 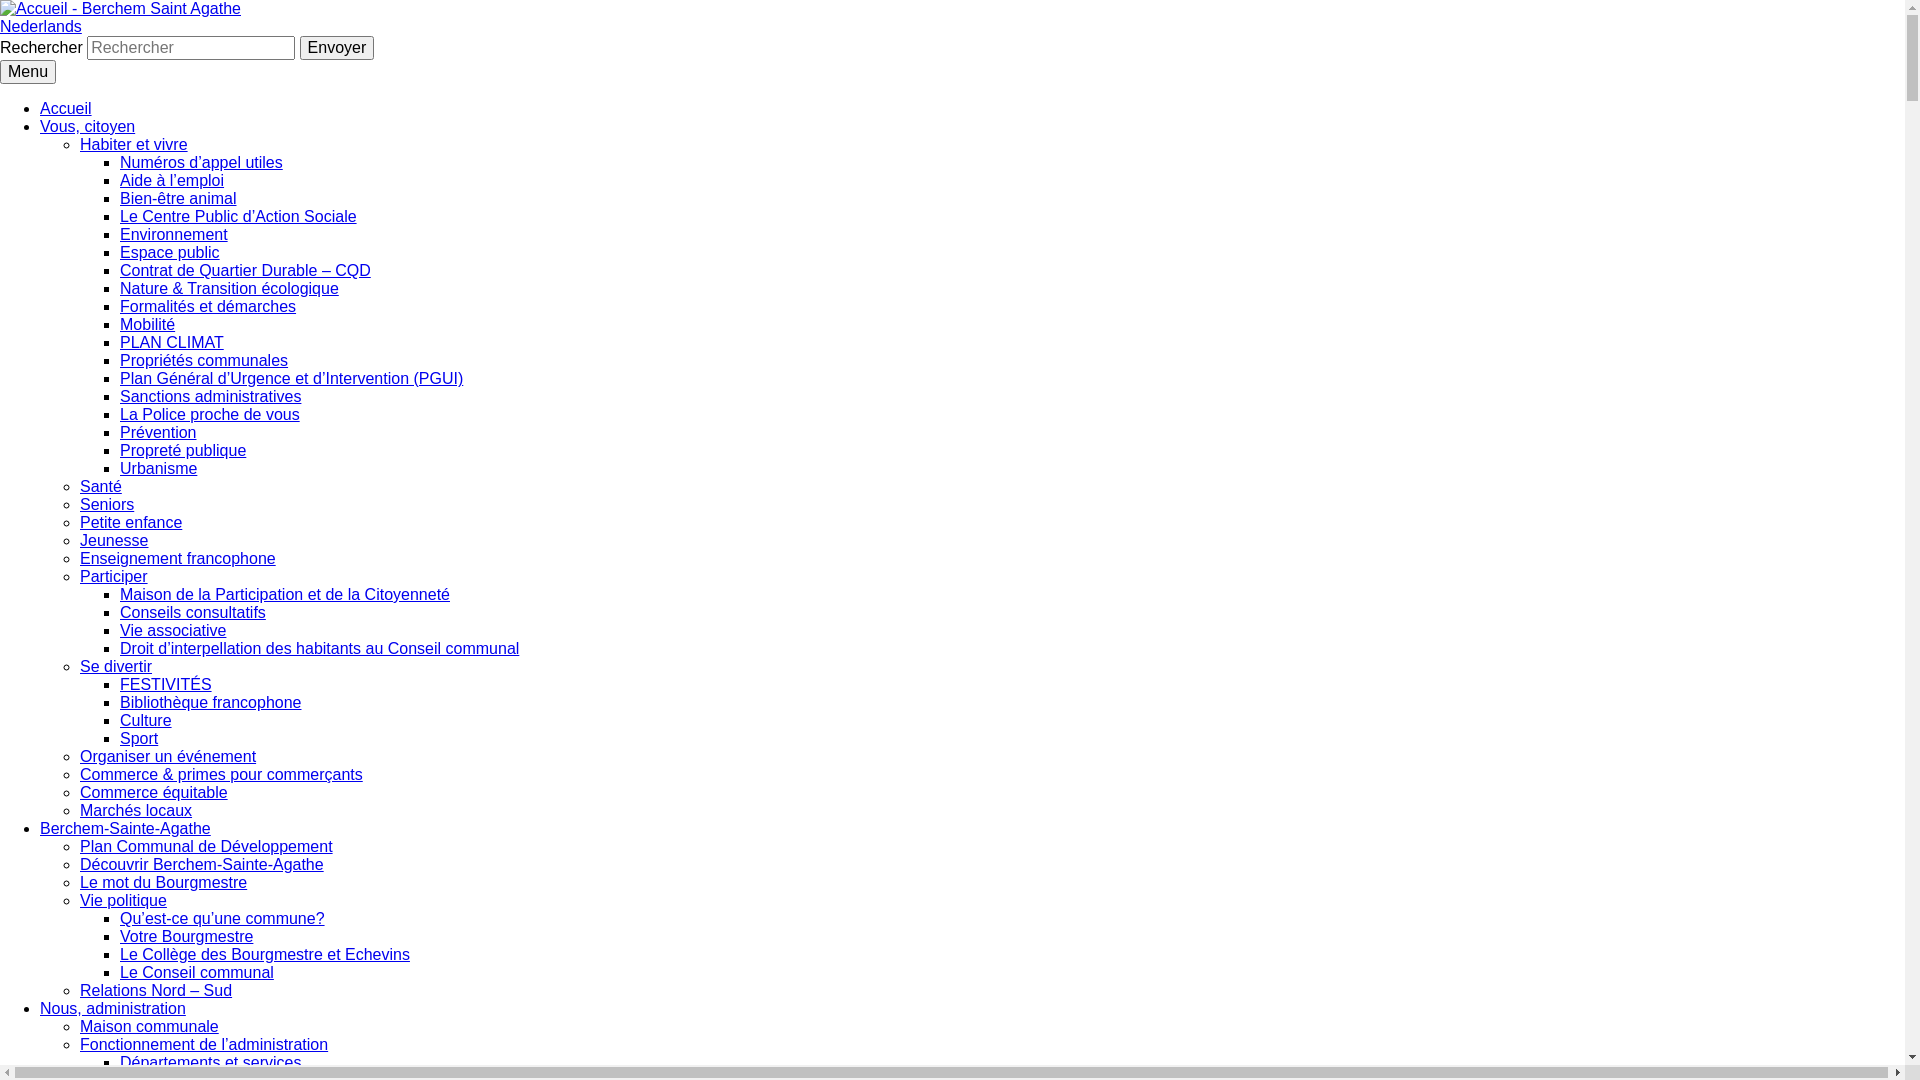 I want to click on 'Envoyer', so click(x=337, y=46).